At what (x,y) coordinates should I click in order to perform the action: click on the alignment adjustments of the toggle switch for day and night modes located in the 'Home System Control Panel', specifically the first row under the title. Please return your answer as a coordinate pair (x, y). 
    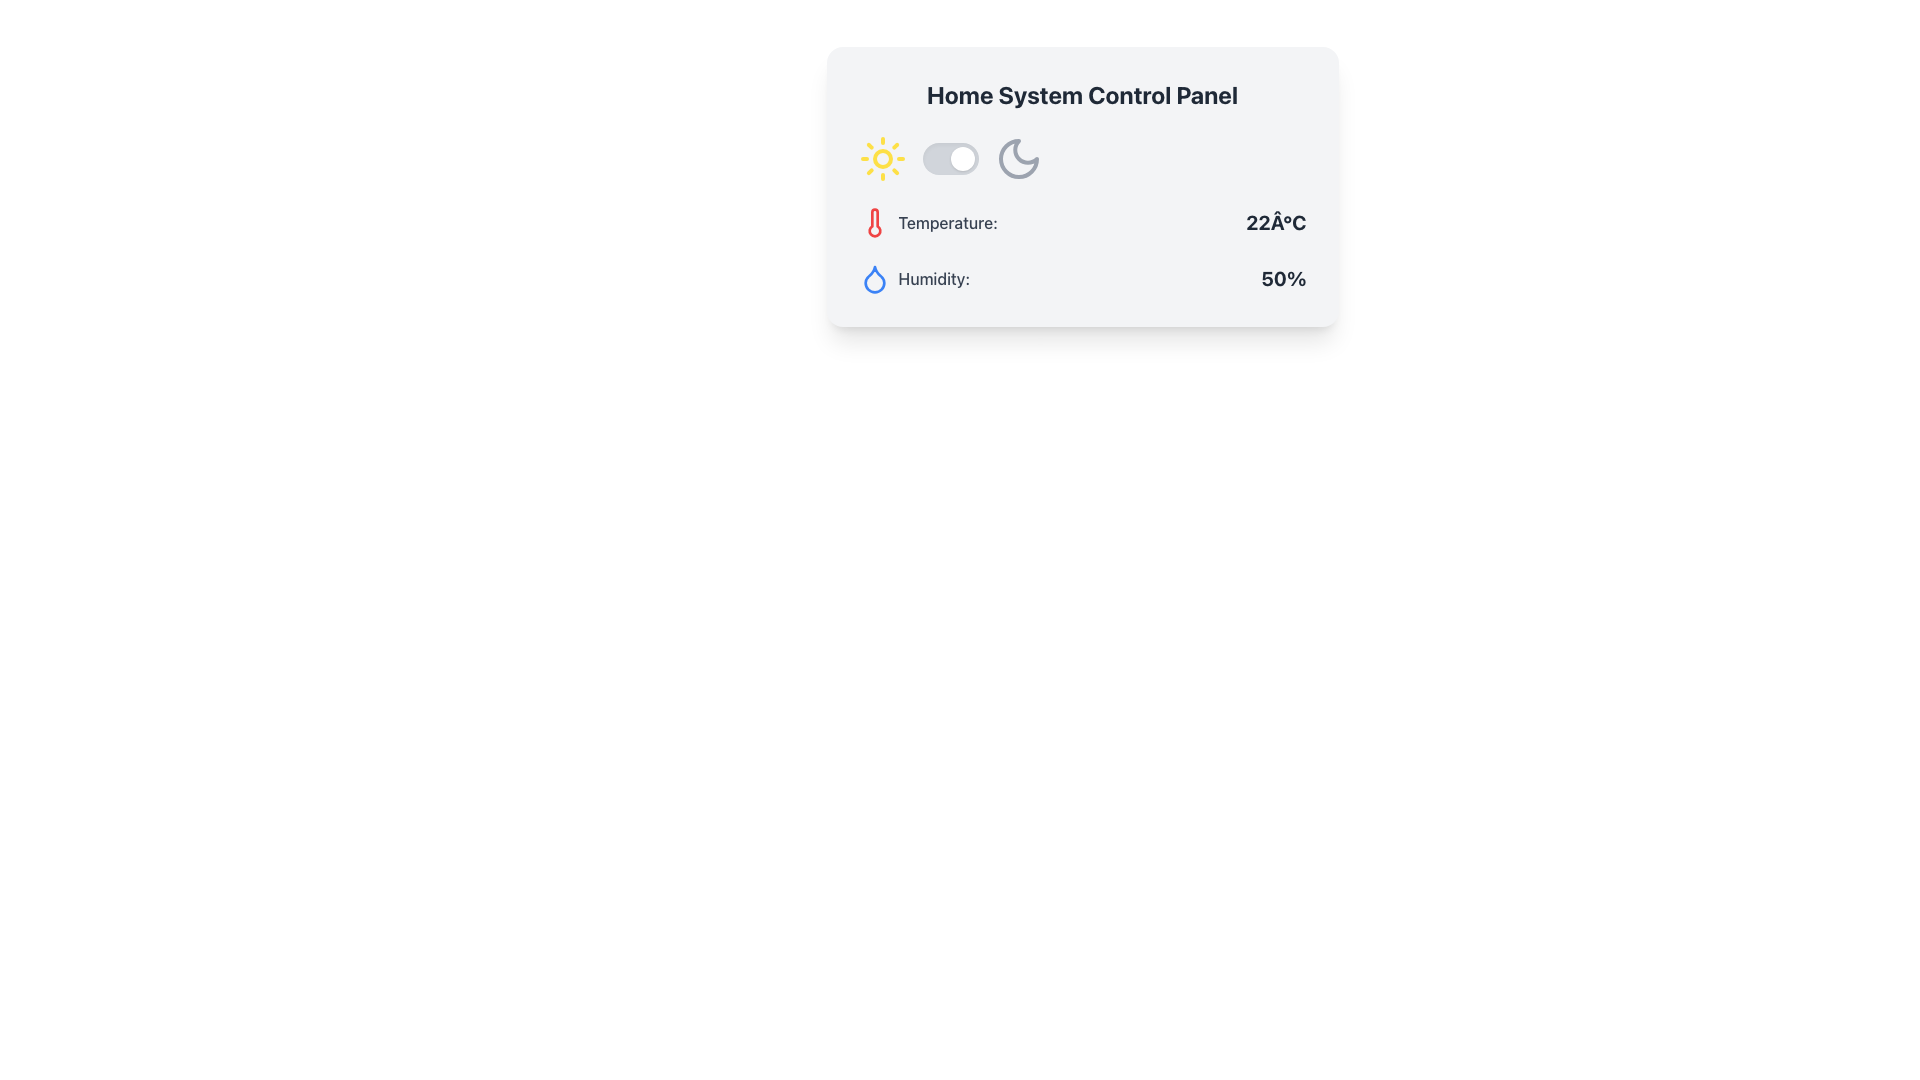
    Looking at the image, I should click on (1081, 157).